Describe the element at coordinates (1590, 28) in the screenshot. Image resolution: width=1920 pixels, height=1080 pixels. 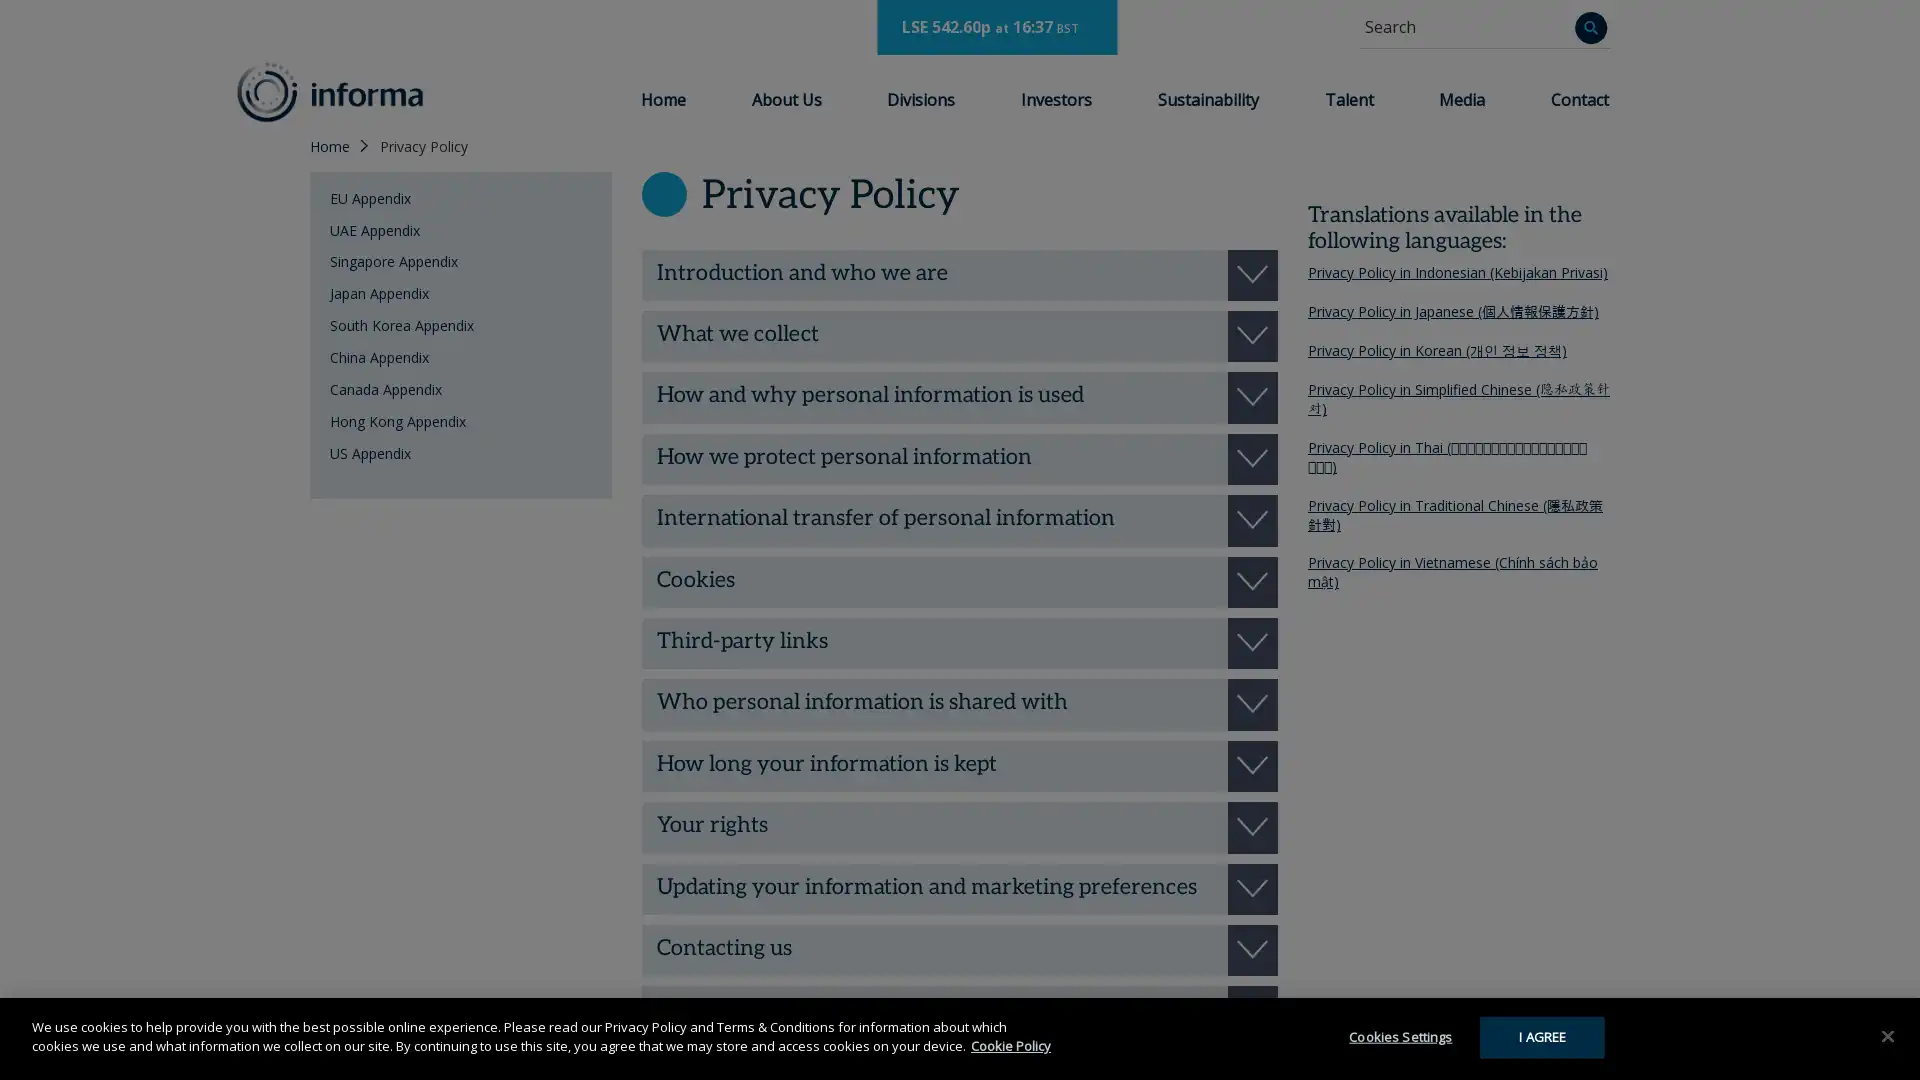
I see `Search` at that location.